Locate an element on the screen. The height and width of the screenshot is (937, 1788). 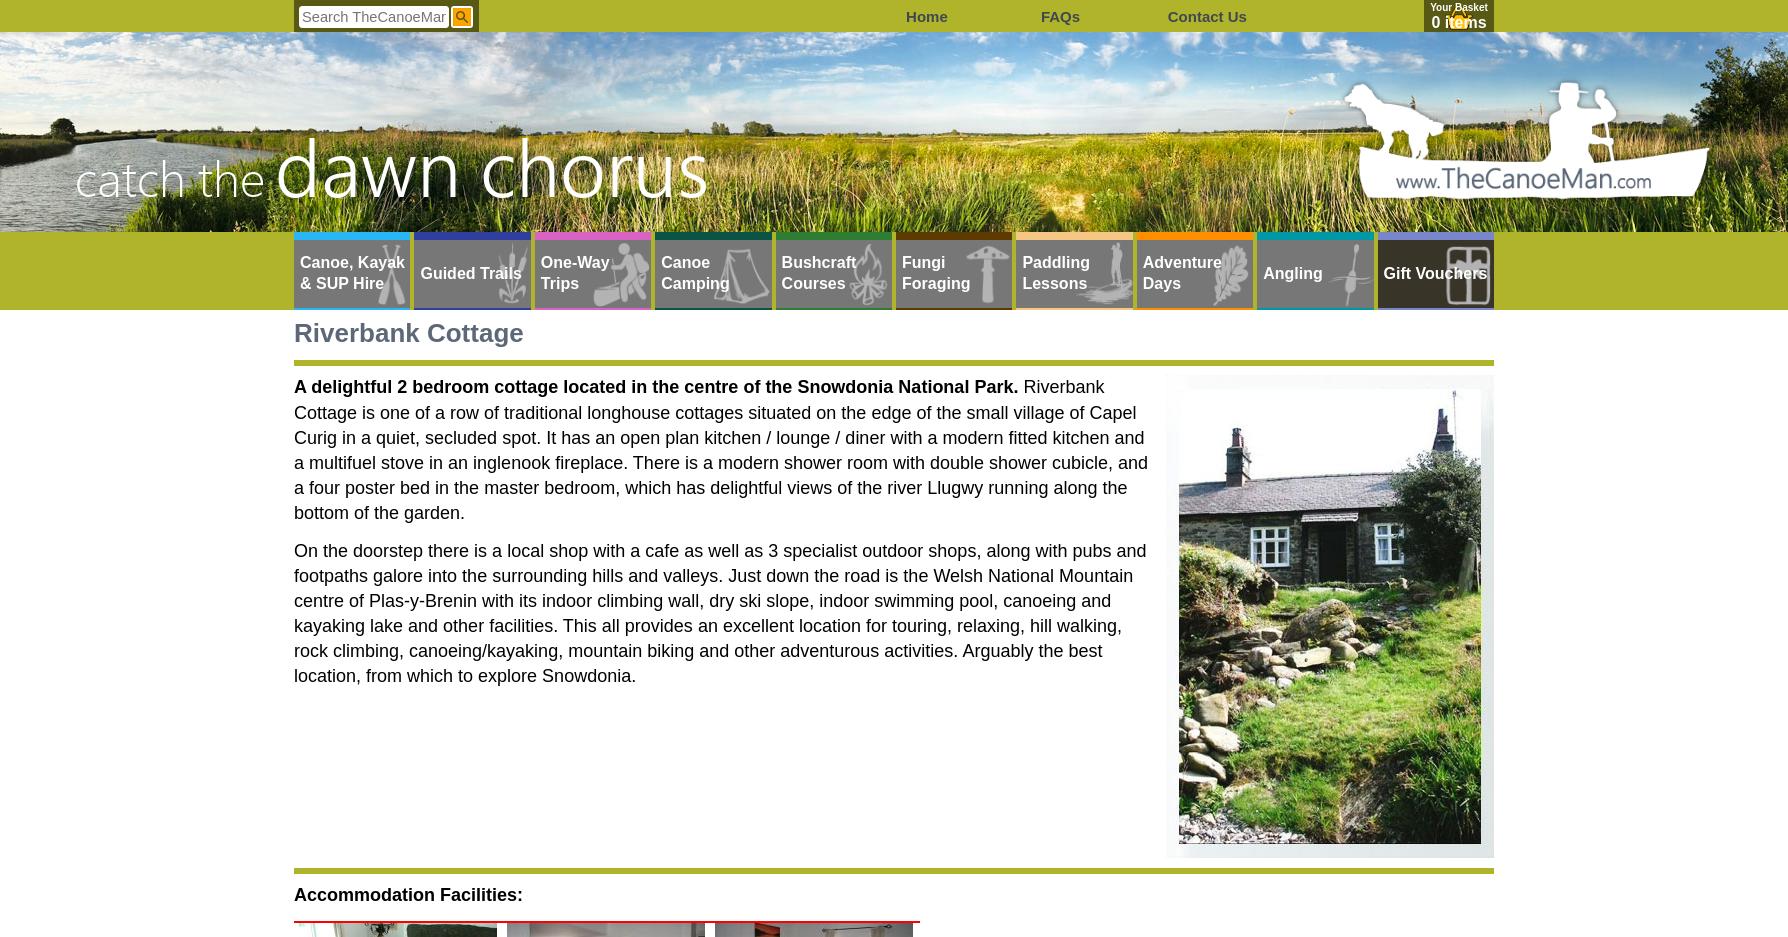
'Accommodation Facilities:' is located at coordinates (407, 894).